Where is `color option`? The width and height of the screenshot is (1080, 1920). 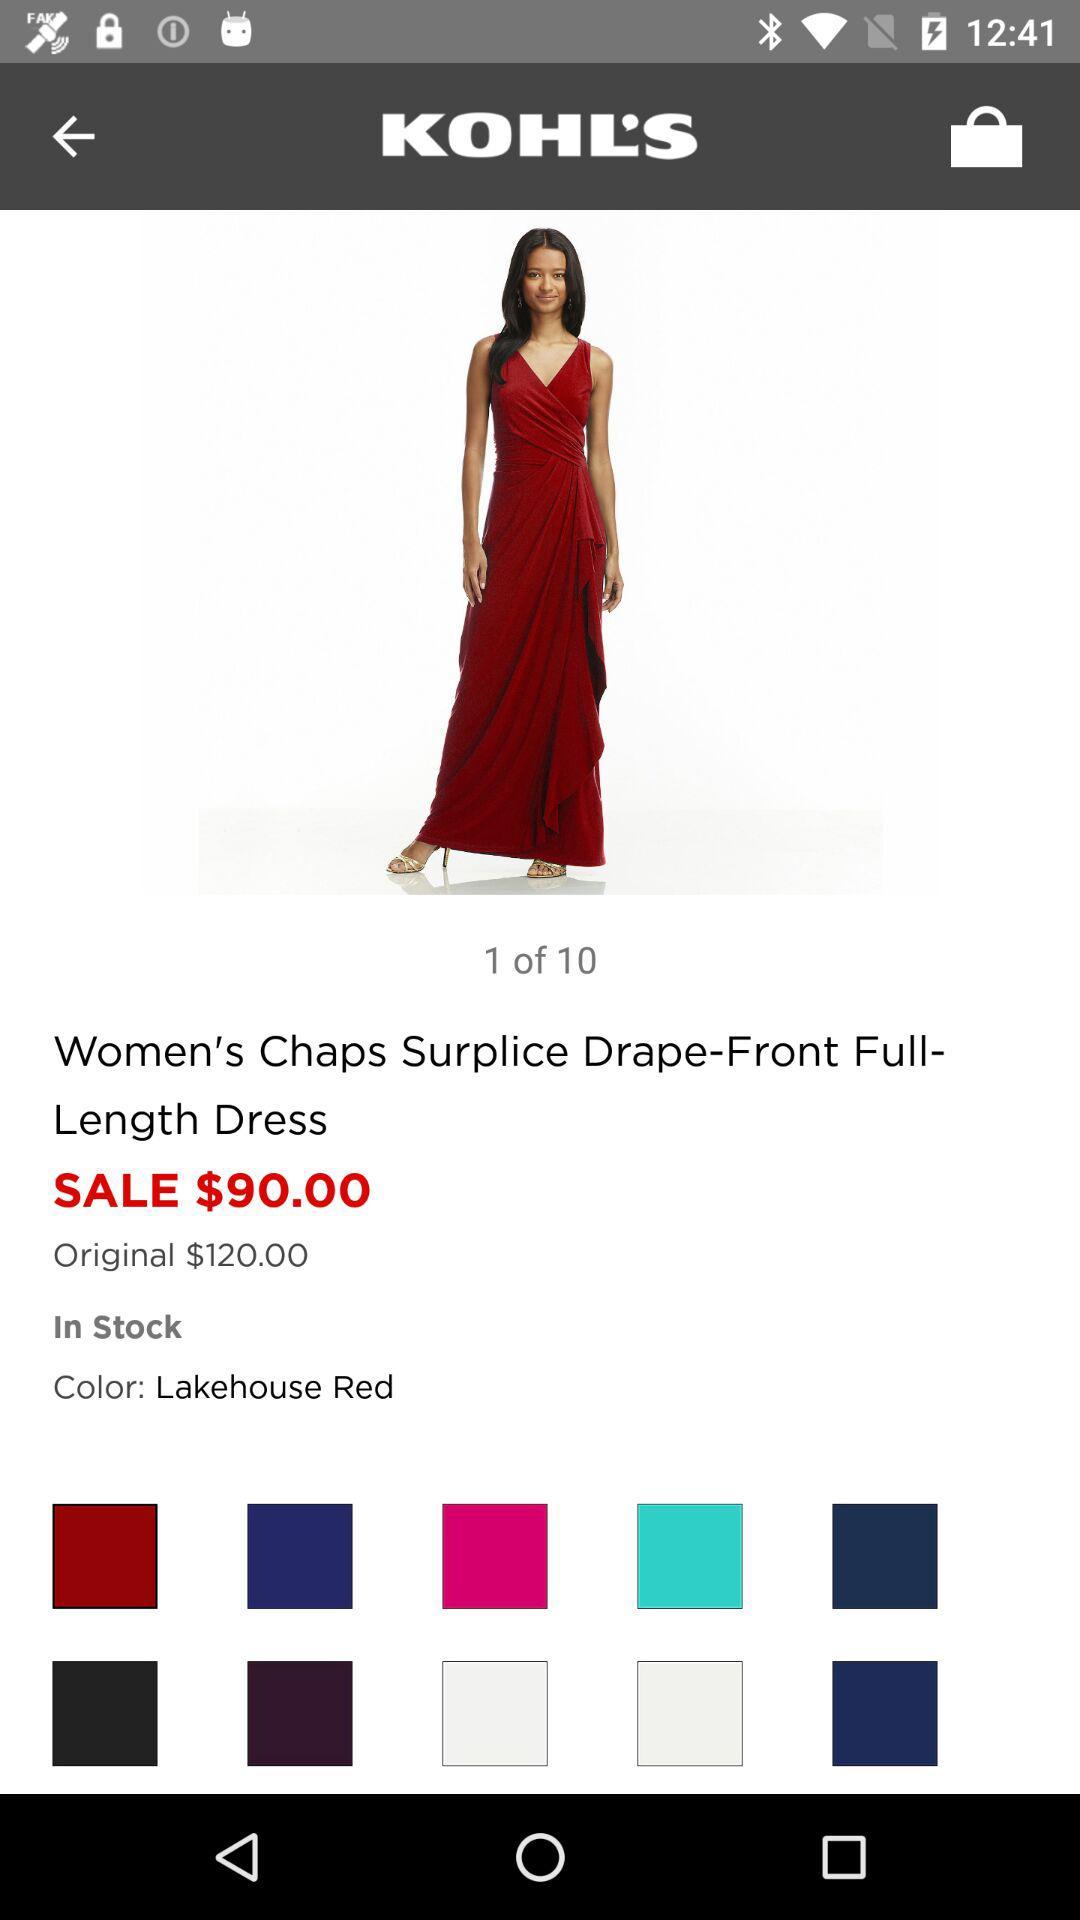
color option is located at coordinates (883, 1712).